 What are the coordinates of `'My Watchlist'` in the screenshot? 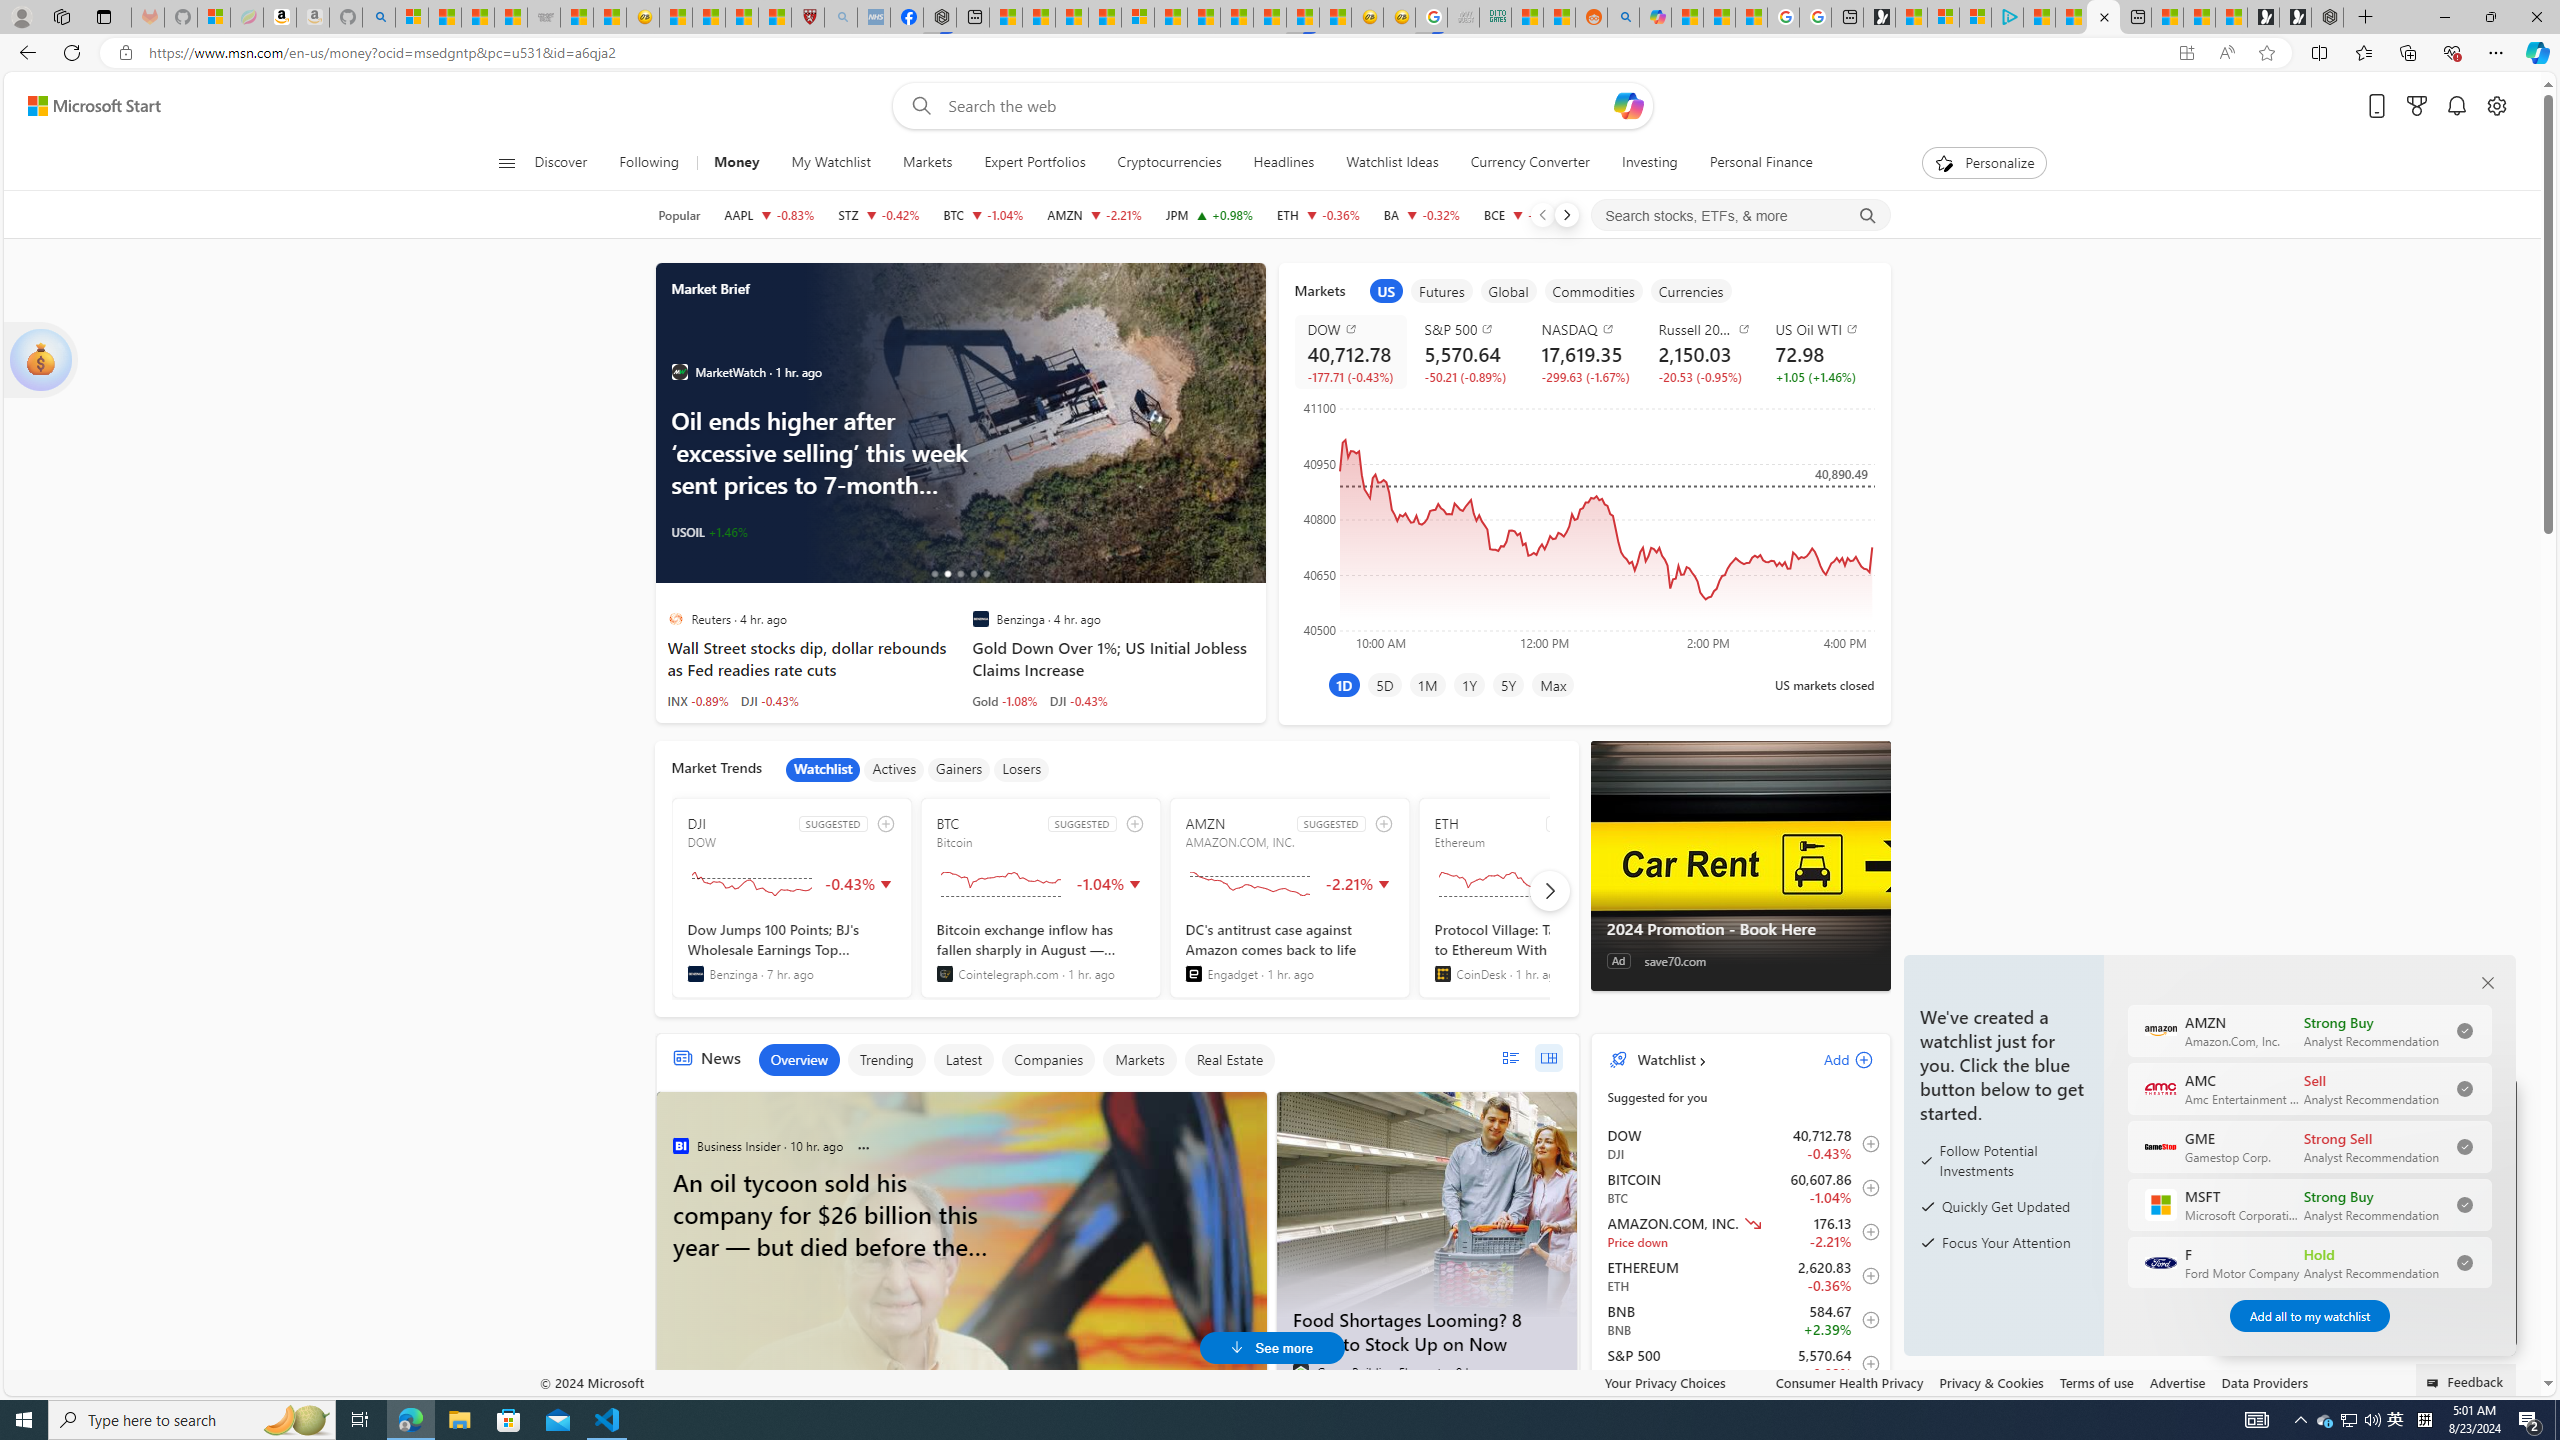 It's located at (829, 162).